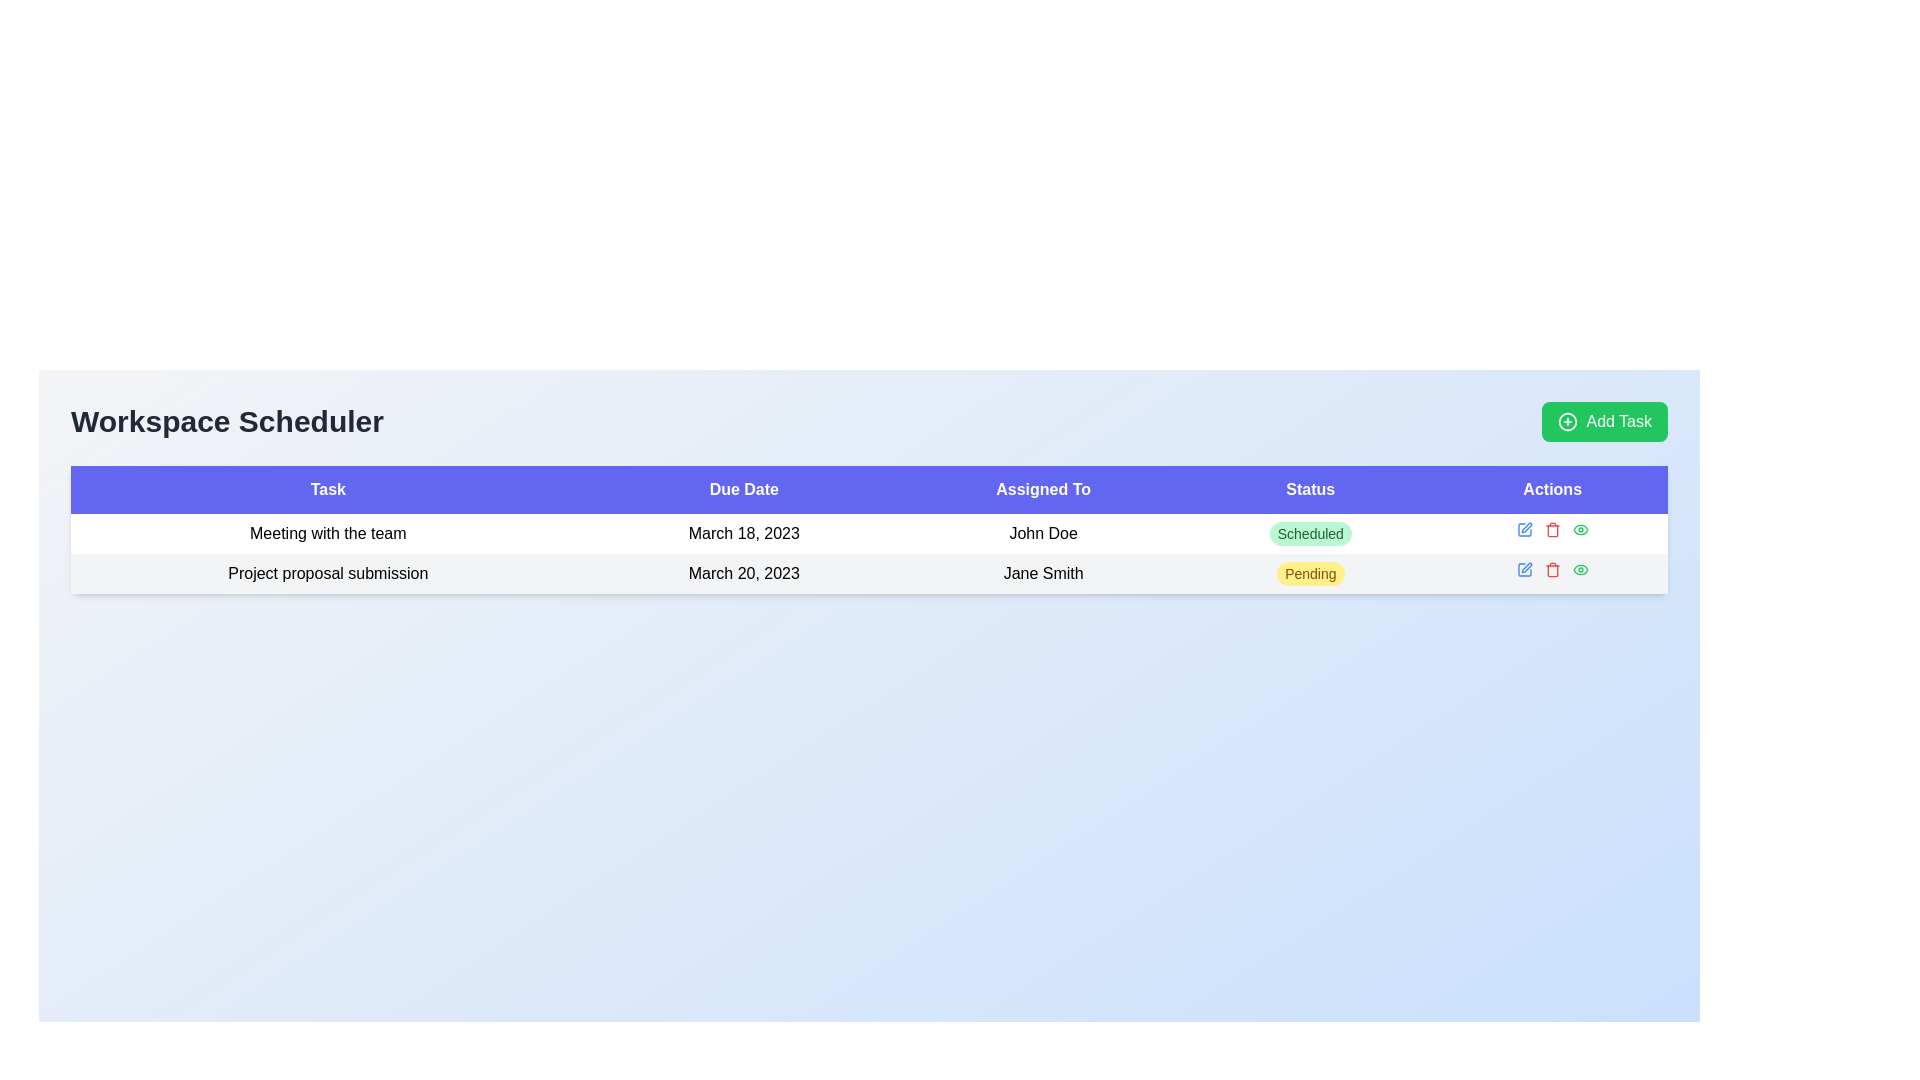  Describe the element at coordinates (1310, 574) in the screenshot. I see `the 'Pending' label with a yellow background and brown text in the 'Status' column of the table, specifically in the second row for 'Project proposal submission' assigned to 'Jane Smith'` at that location.